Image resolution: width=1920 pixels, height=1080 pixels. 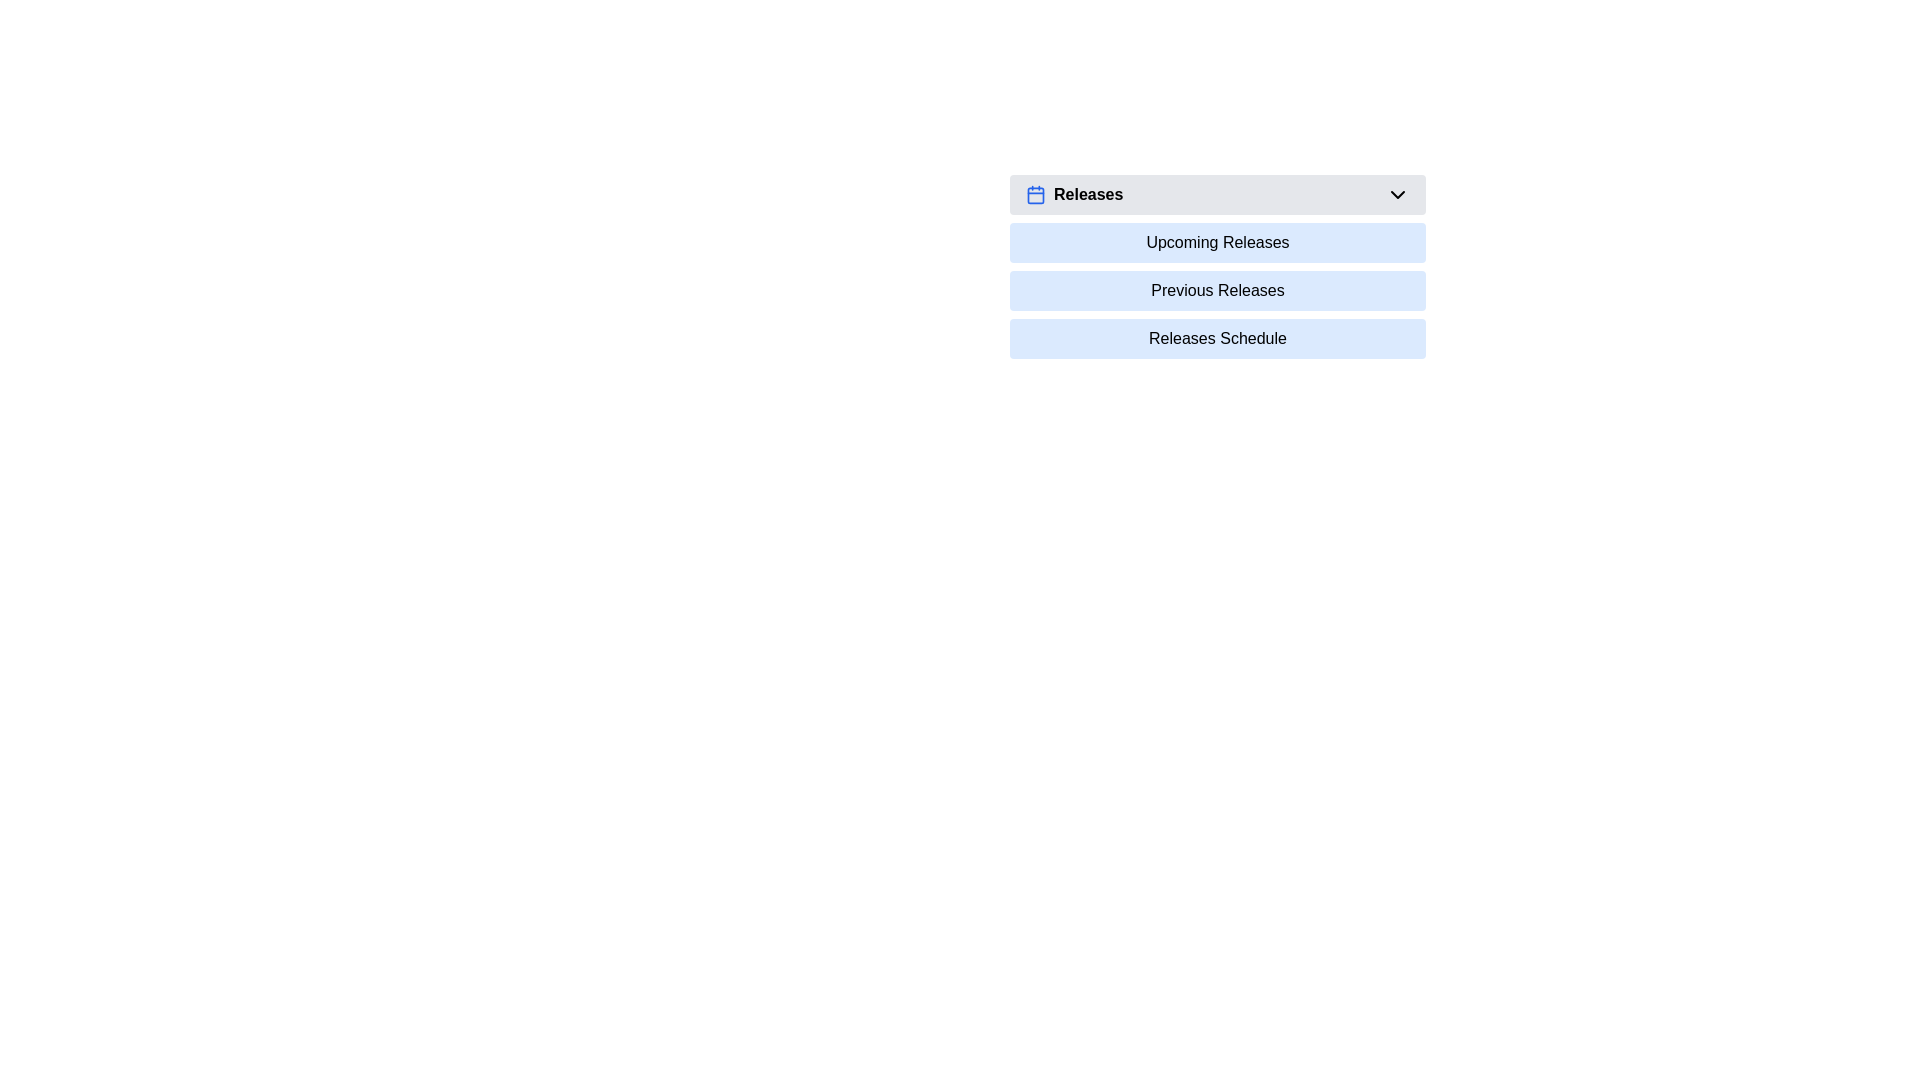 What do you see at coordinates (1217, 290) in the screenshot?
I see `the 'Previous Releases' button, which is styled with a light blue background and rounded corners` at bounding box center [1217, 290].